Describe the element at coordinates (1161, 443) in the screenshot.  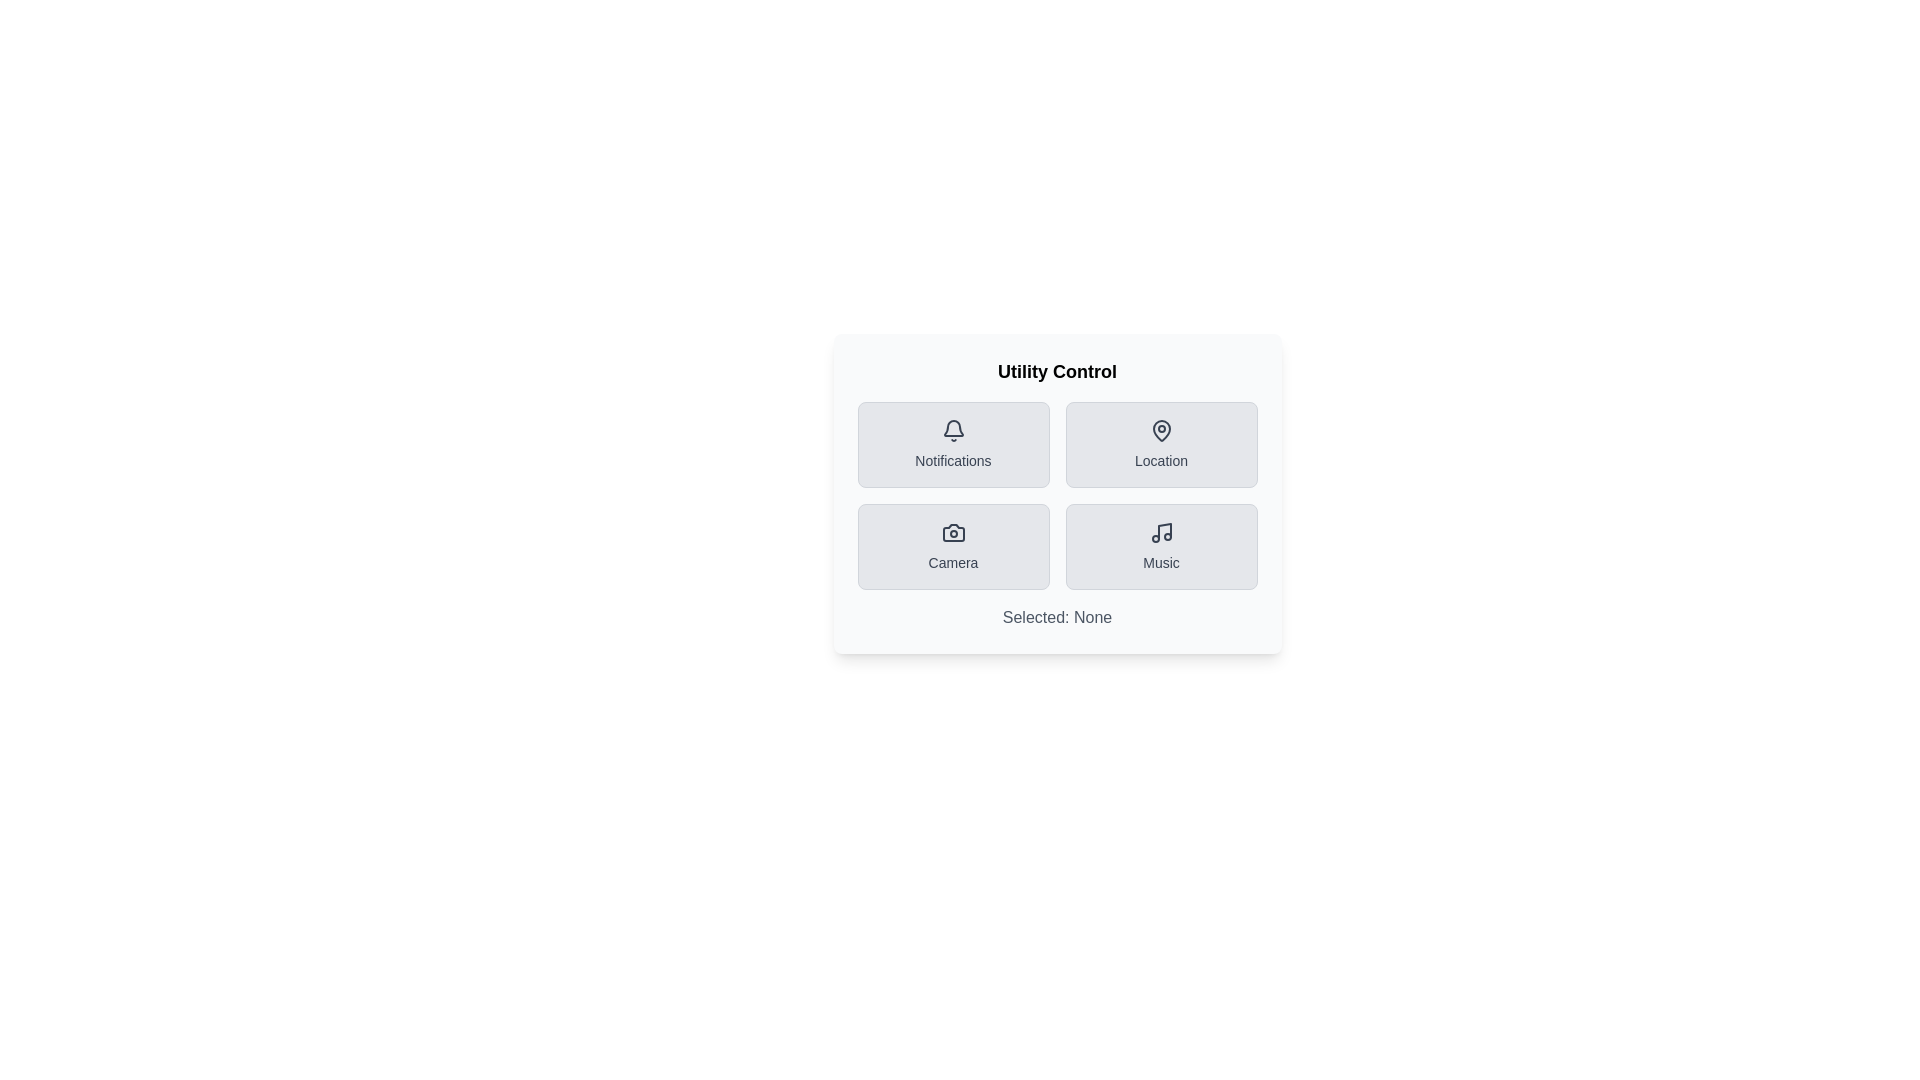
I see `the Location button to view its hover effect` at that location.